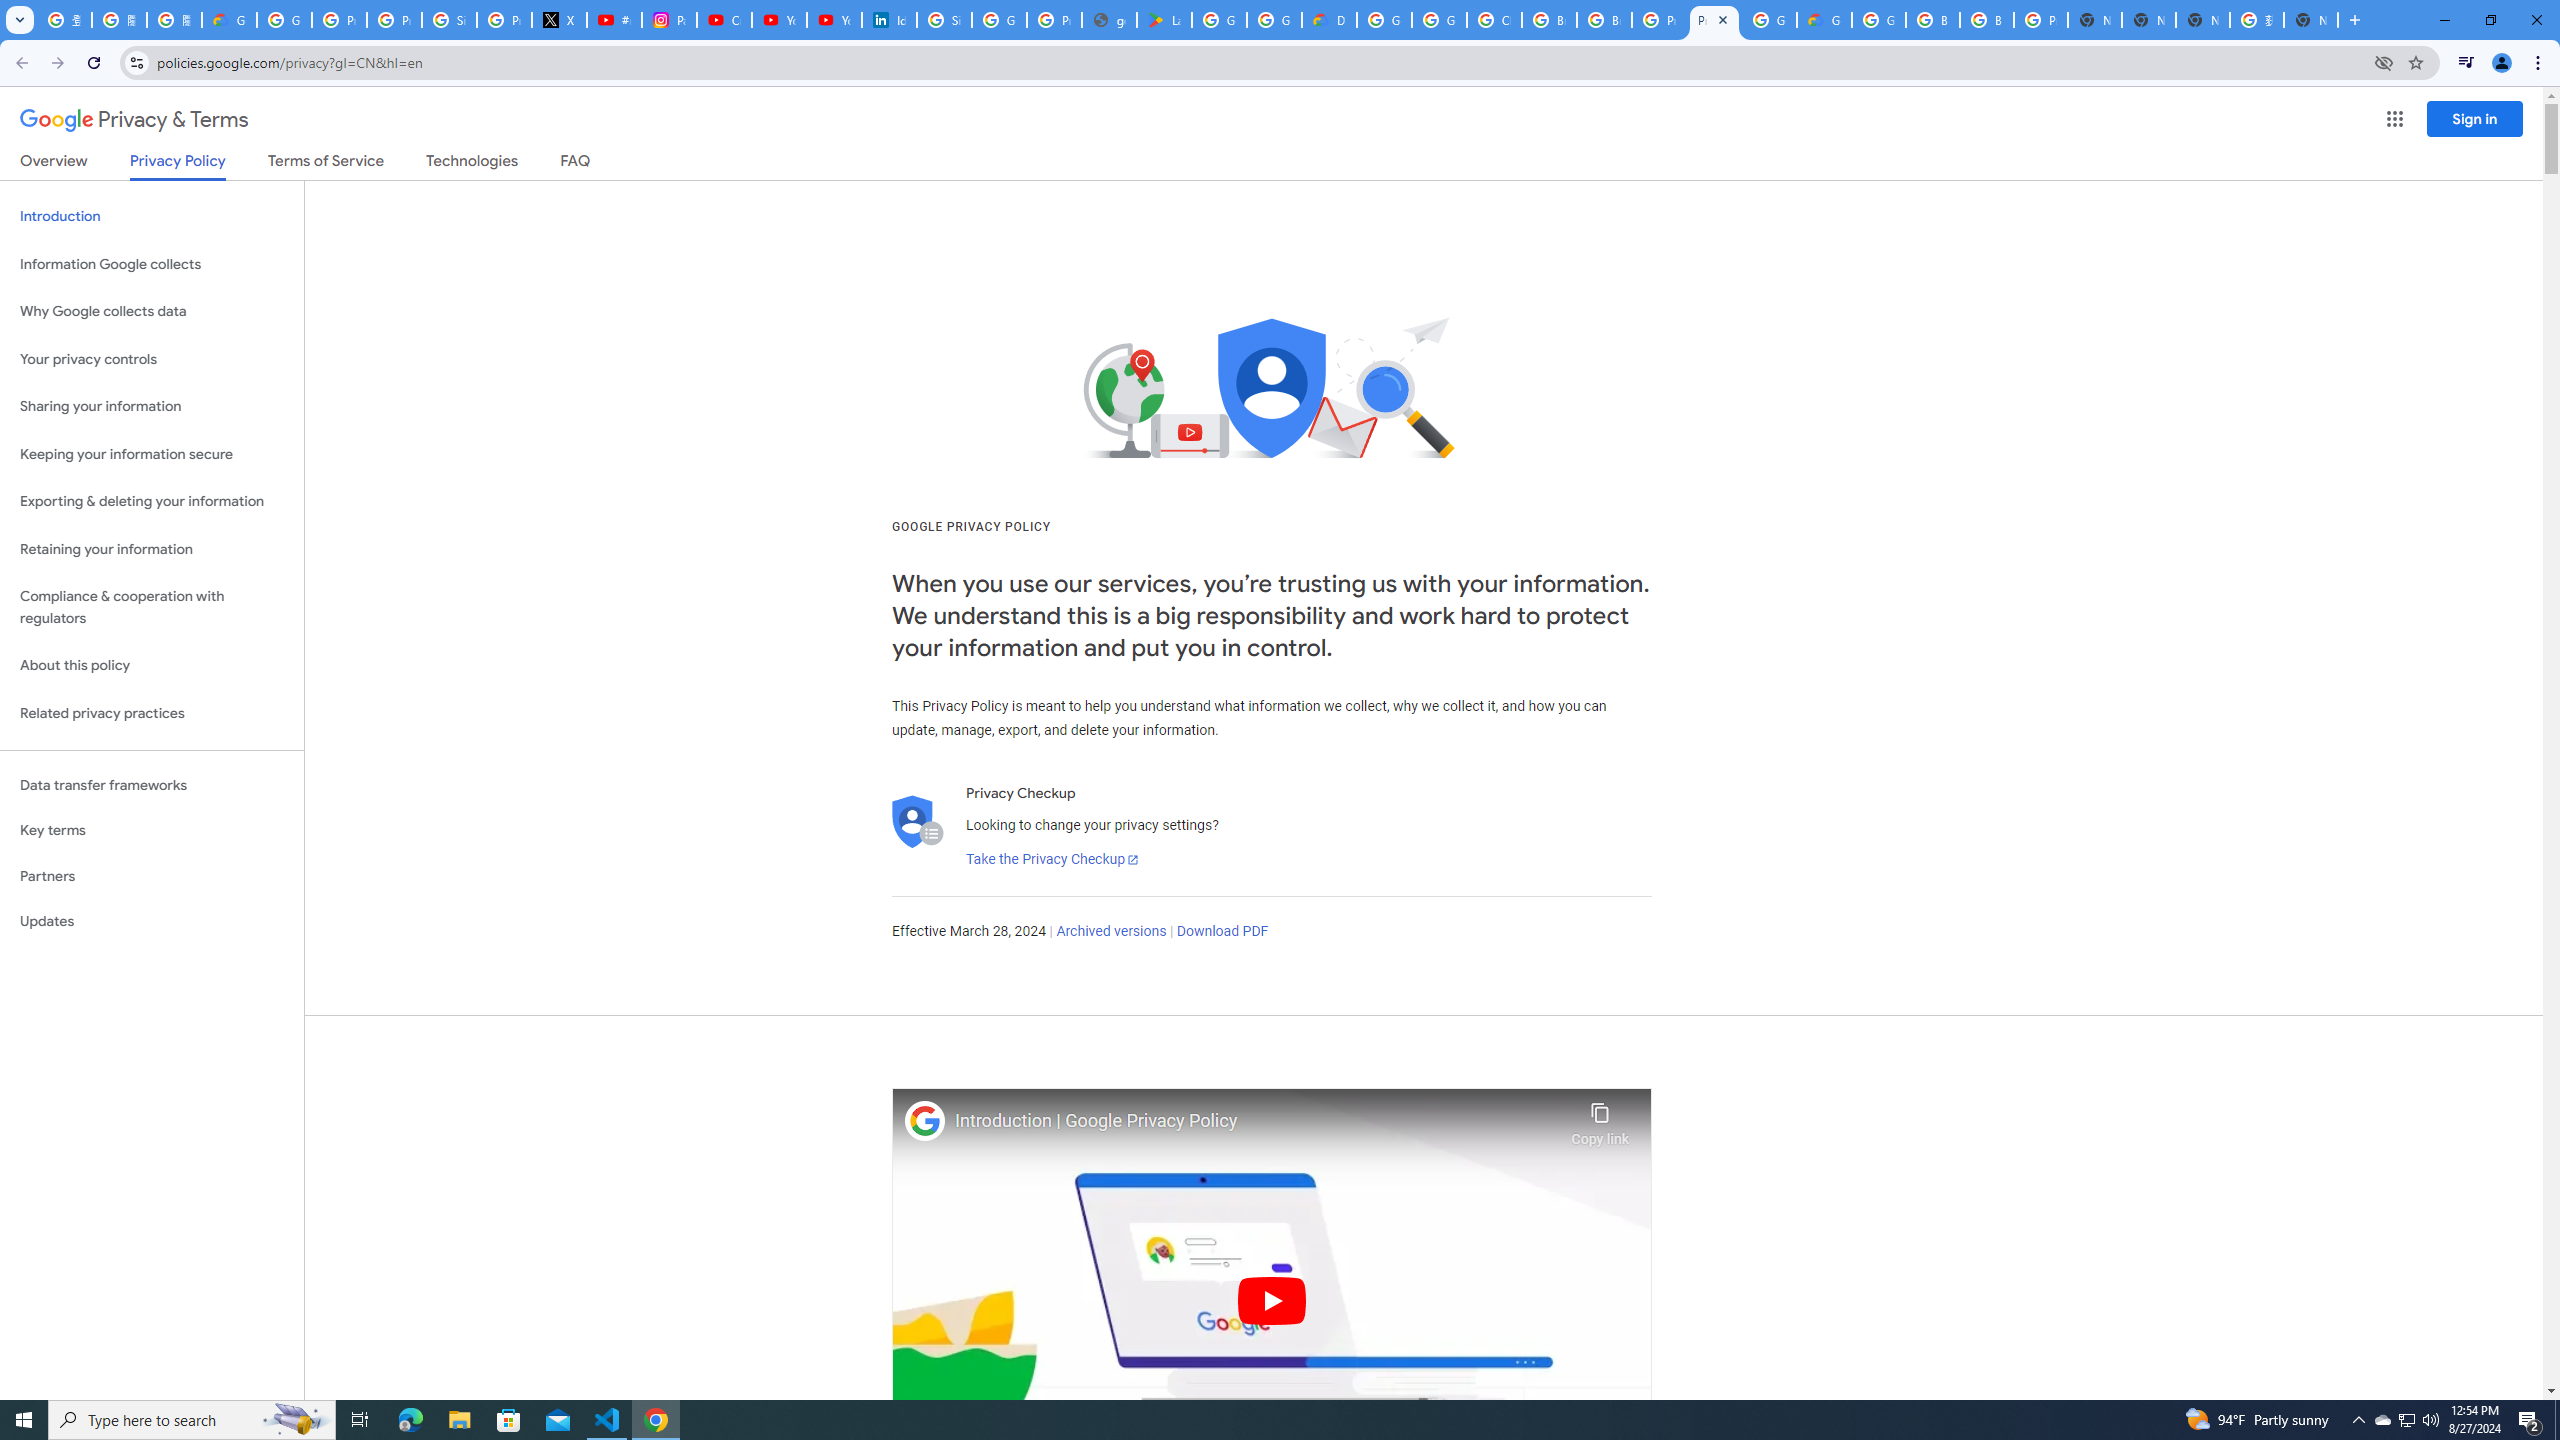  I want to click on 'Browse Chrome as a guest - Computer - Google Chrome Help', so click(1932, 19).